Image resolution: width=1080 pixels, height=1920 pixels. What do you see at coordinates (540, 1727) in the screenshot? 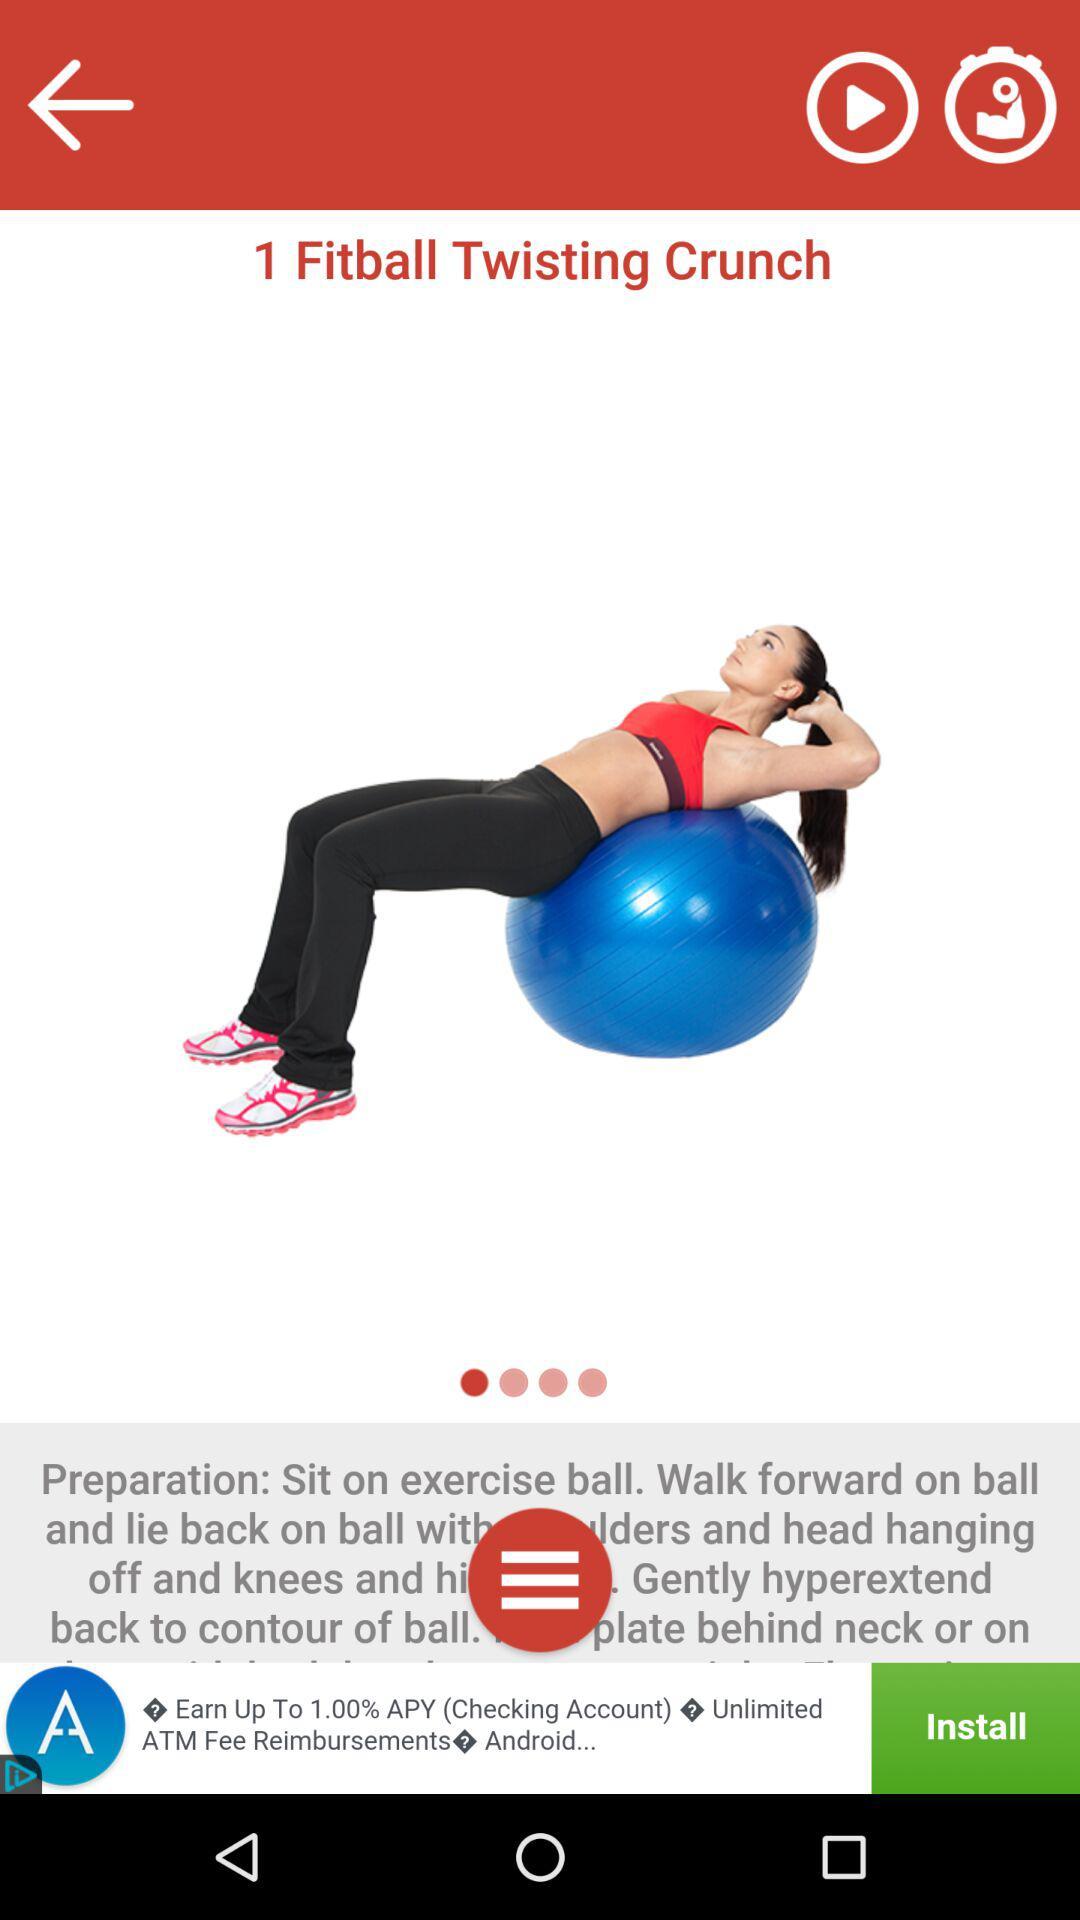
I see `open advertisement` at bounding box center [540, 1727].